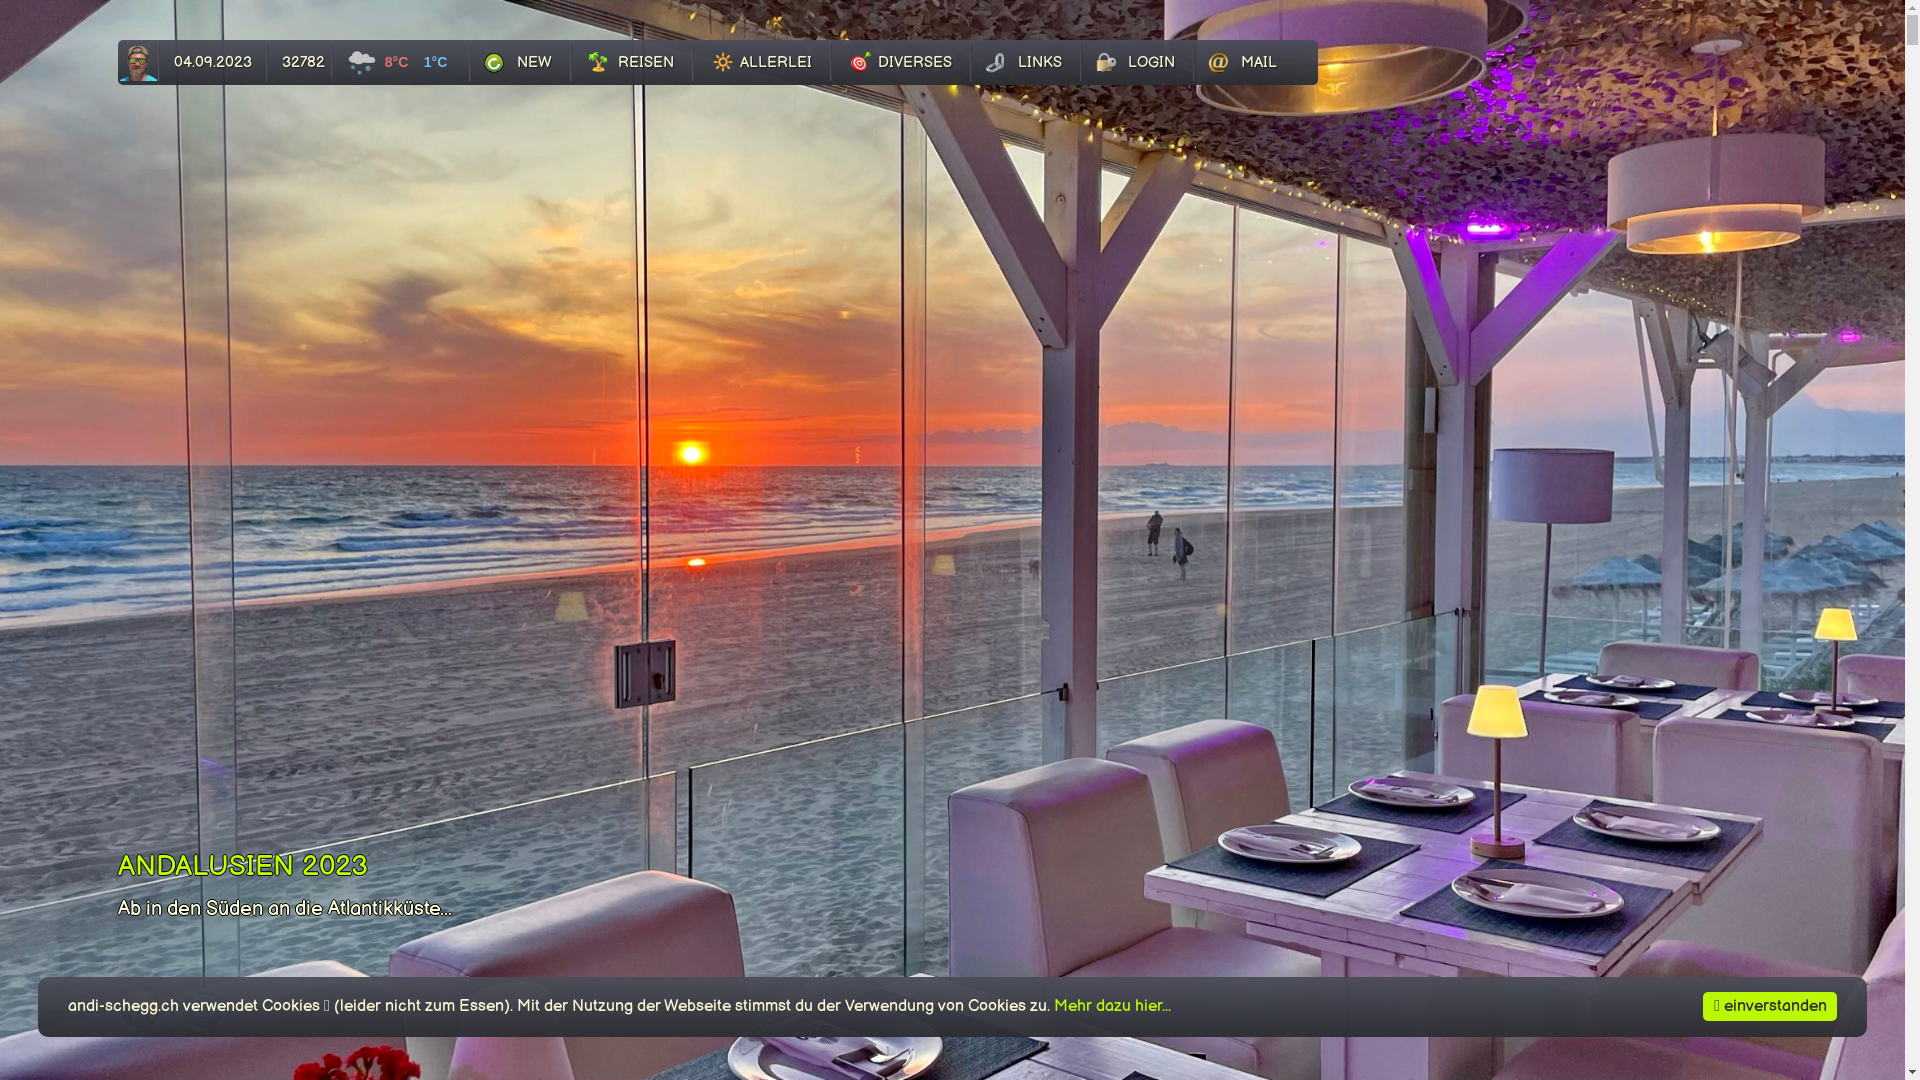 The height and width of the screenshot is (1080, 1920). What do you see at coordinates (761, 61) in the screenshot?
I see `'        ALLERLEI '` at bounding box center [761, 61].